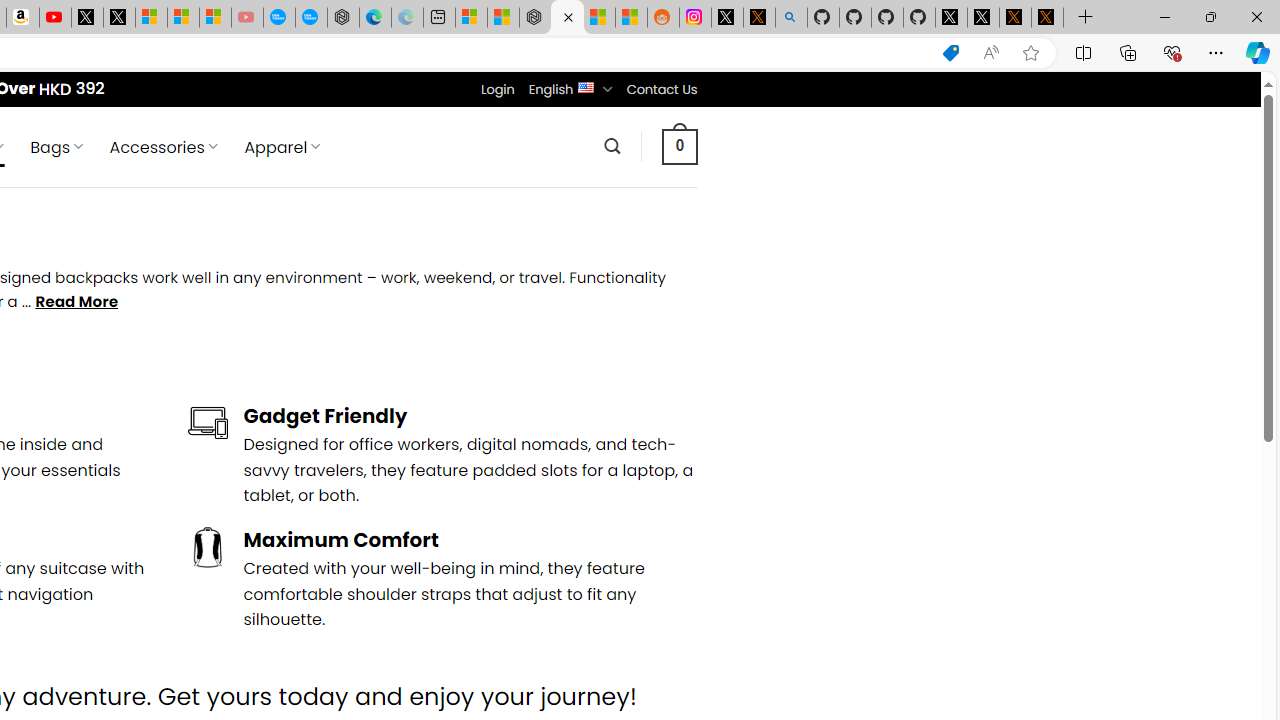 This screenshot has height=720, width=1280. I want to click on 'Contact Us', so click(661, 88).